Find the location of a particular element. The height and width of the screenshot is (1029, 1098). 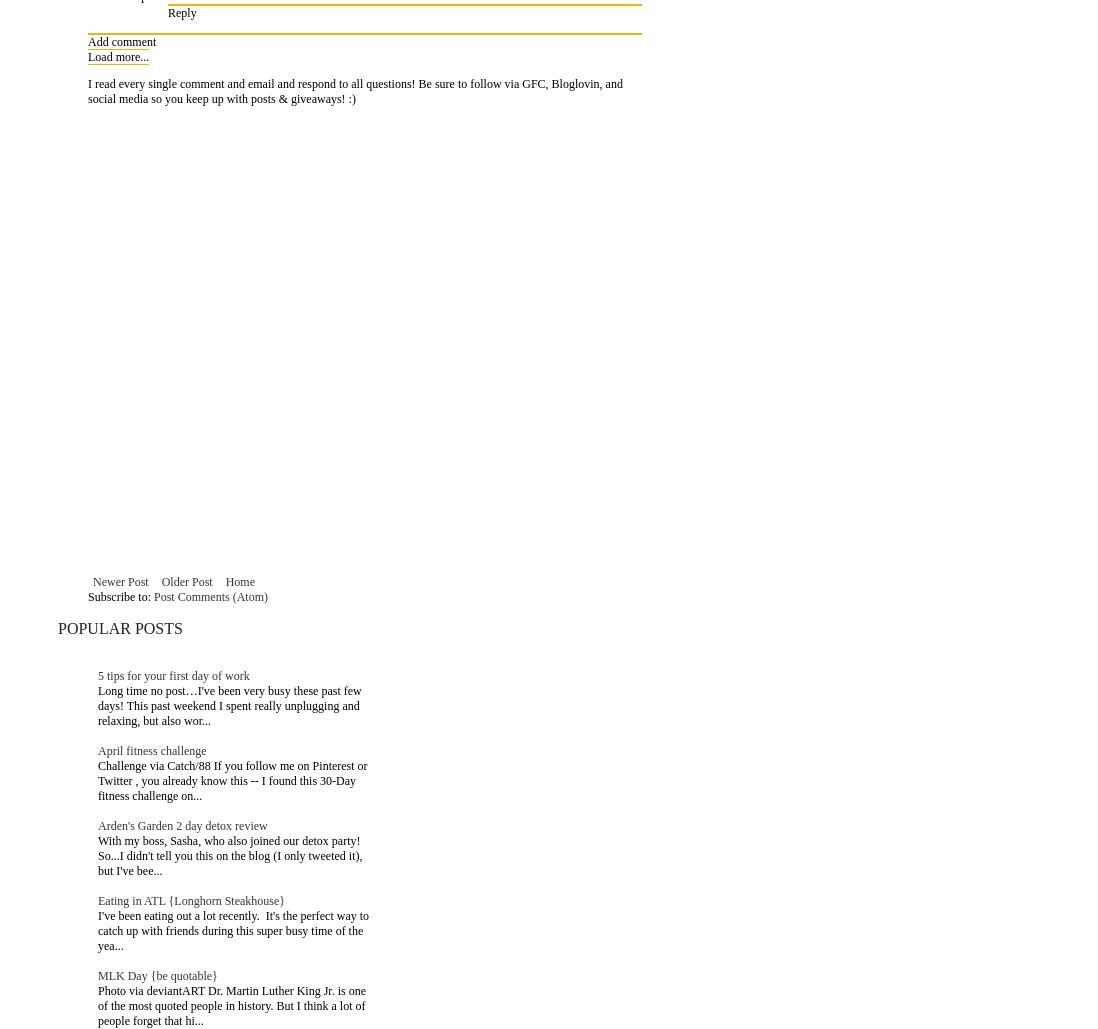

'Popular Posts' is located at coordinates (56, 628).